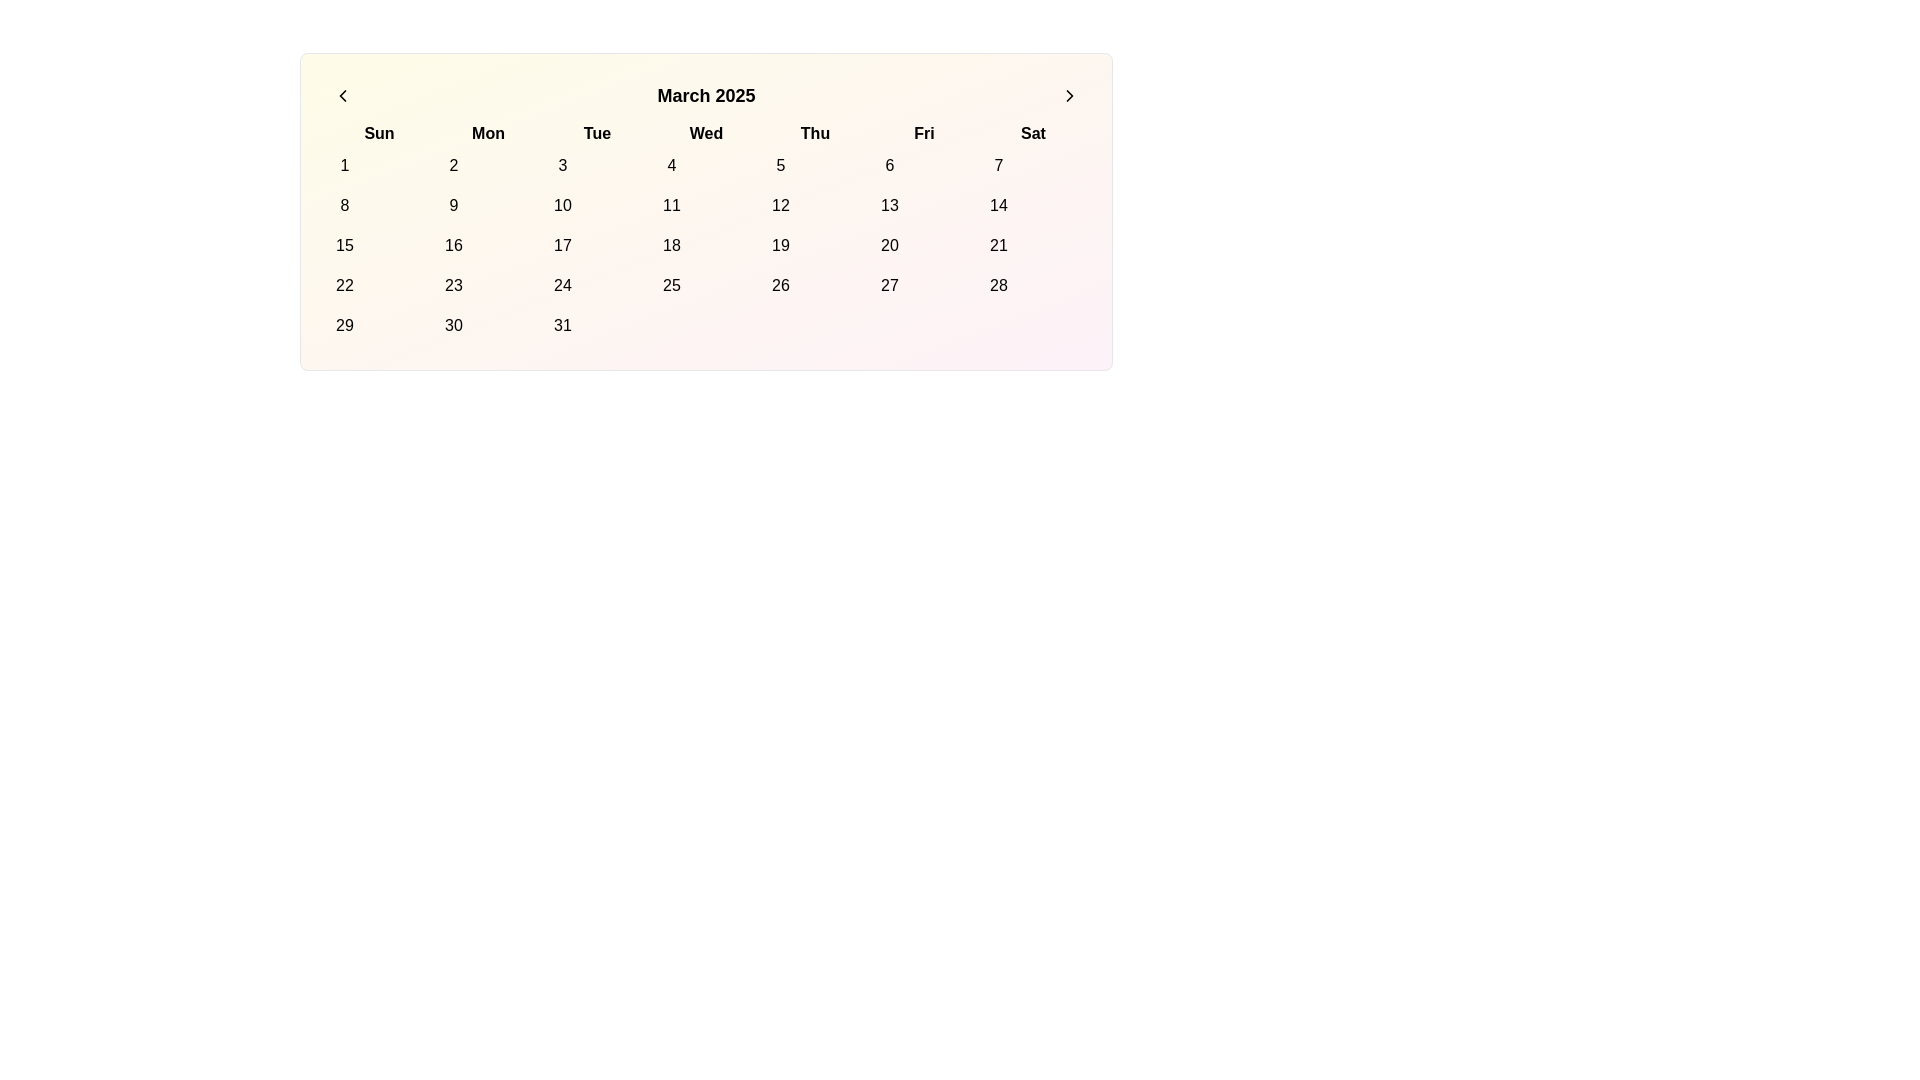 This screenshot has width=1920, height=1080. What do you see at coordinates (345, 285) in the screenshot?
I see `the circular button displaying '22' in the calendar grid, located in the 'Sun' column` at bounding box center [345, 285].